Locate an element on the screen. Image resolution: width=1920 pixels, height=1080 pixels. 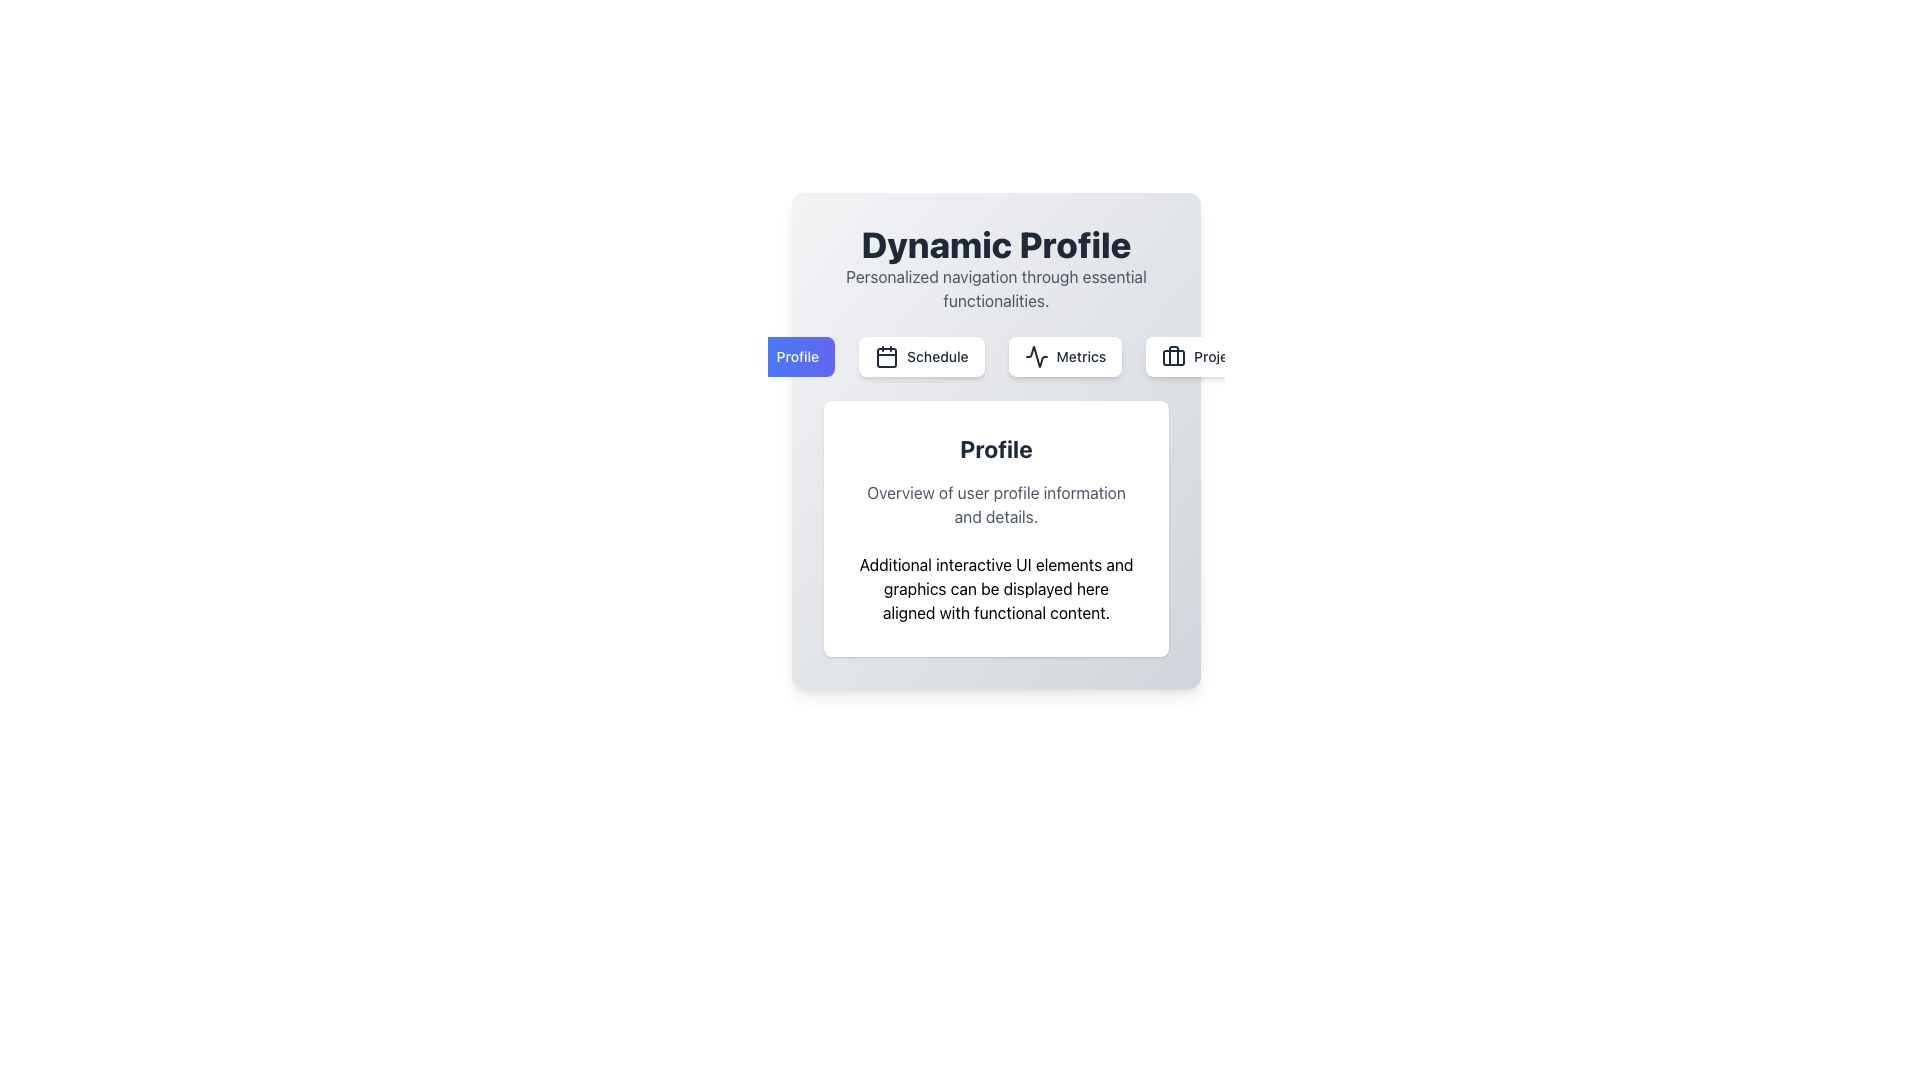
the 'Schedule' button with a white background and gray text, located between 'Profile' and 'Metrics' buttons is located at coordinates (920, 356).